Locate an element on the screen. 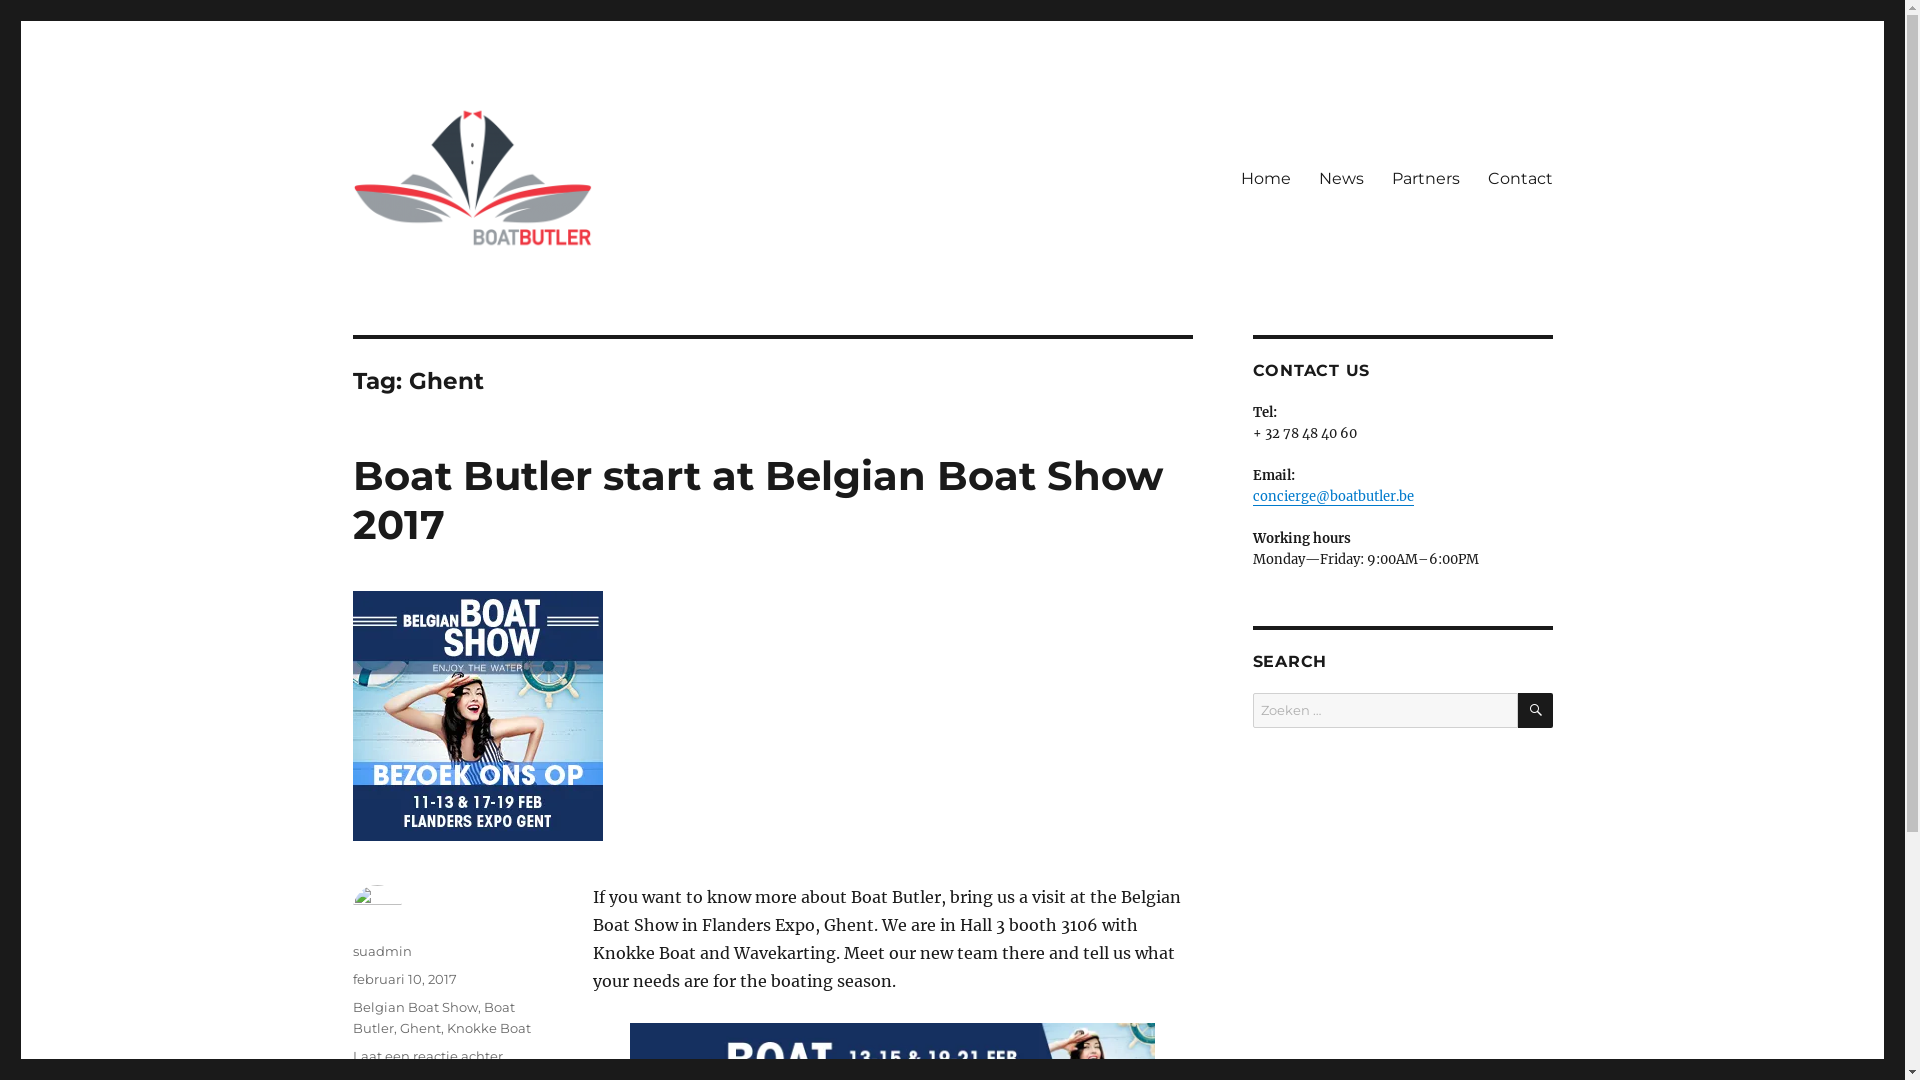 The image size is (1920, 1080). 'Laat een reactie achter' is located at coordinates (426, 1055).